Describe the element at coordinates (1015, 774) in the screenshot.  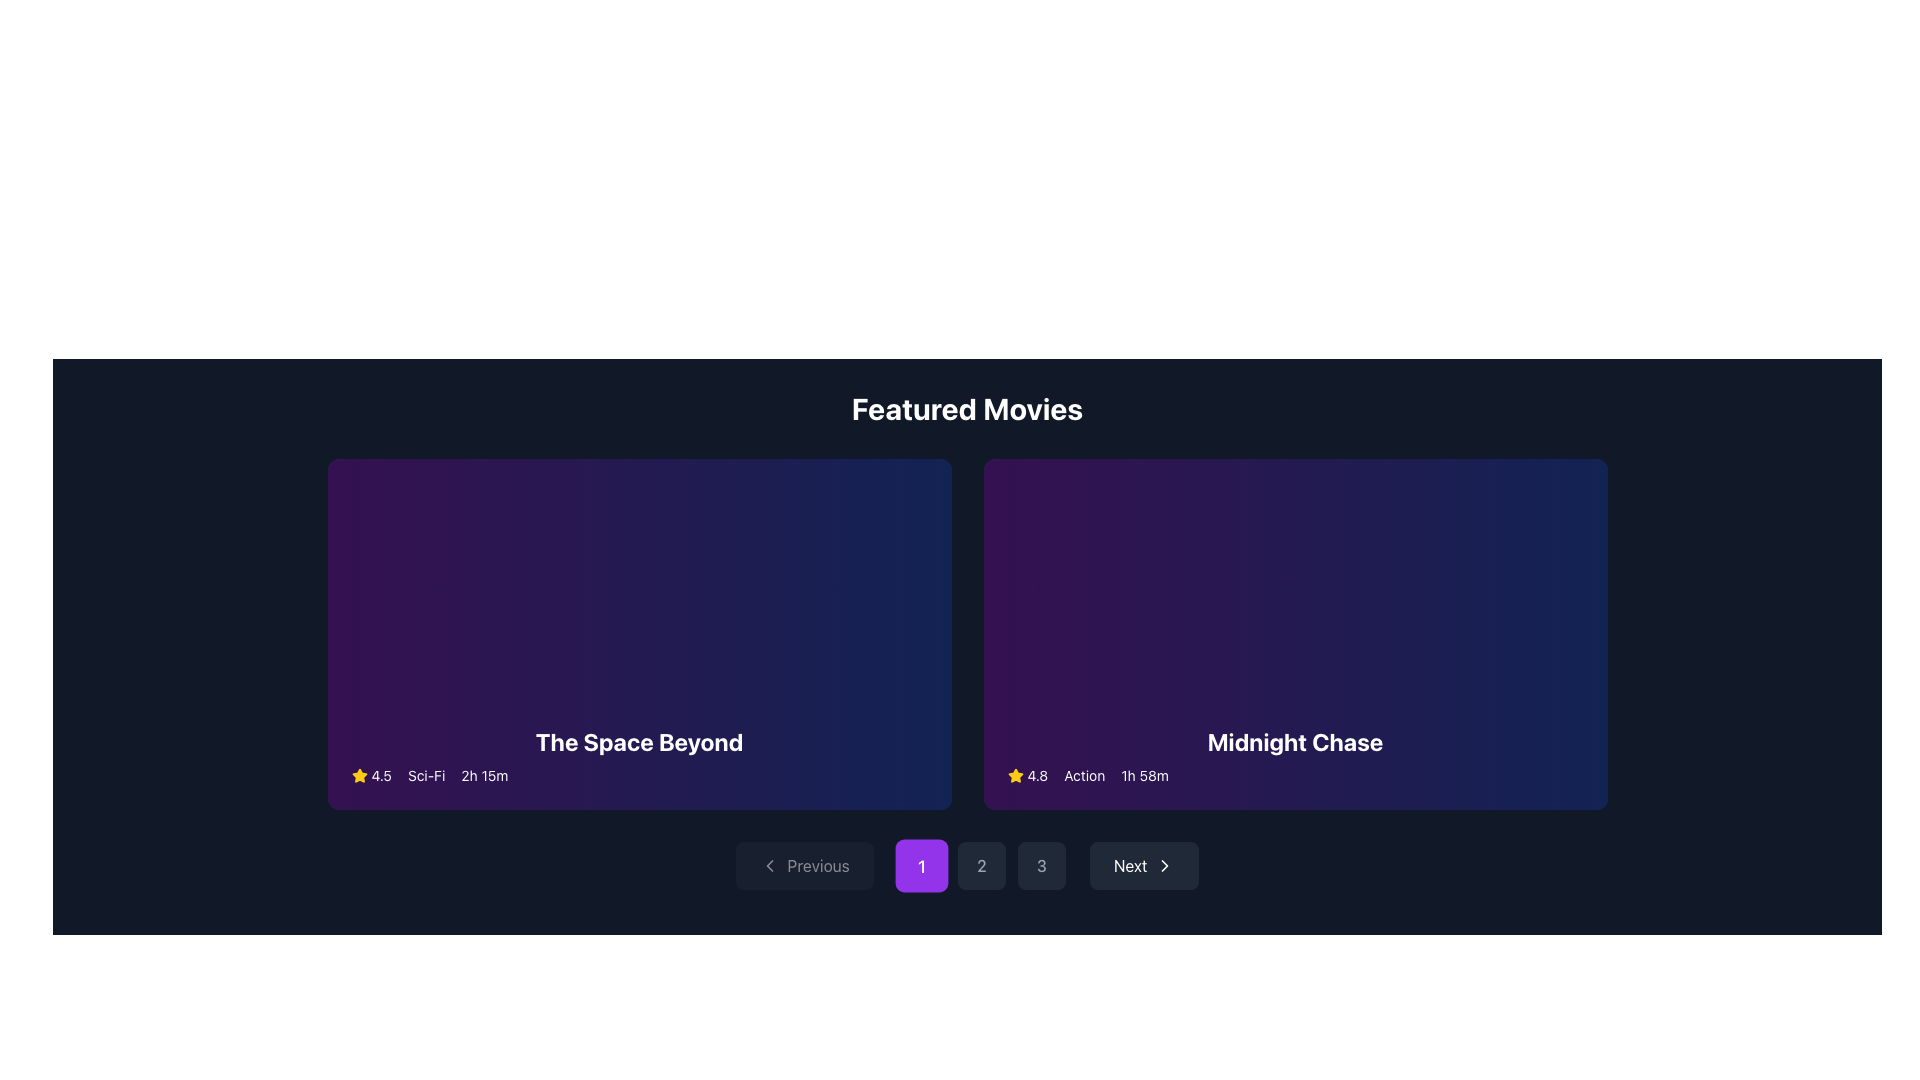
I see `the yellow filled star icon located in the lower-left corner of the 'Midnight Chase' movie card, just before the rating value '4.8'` at that location.